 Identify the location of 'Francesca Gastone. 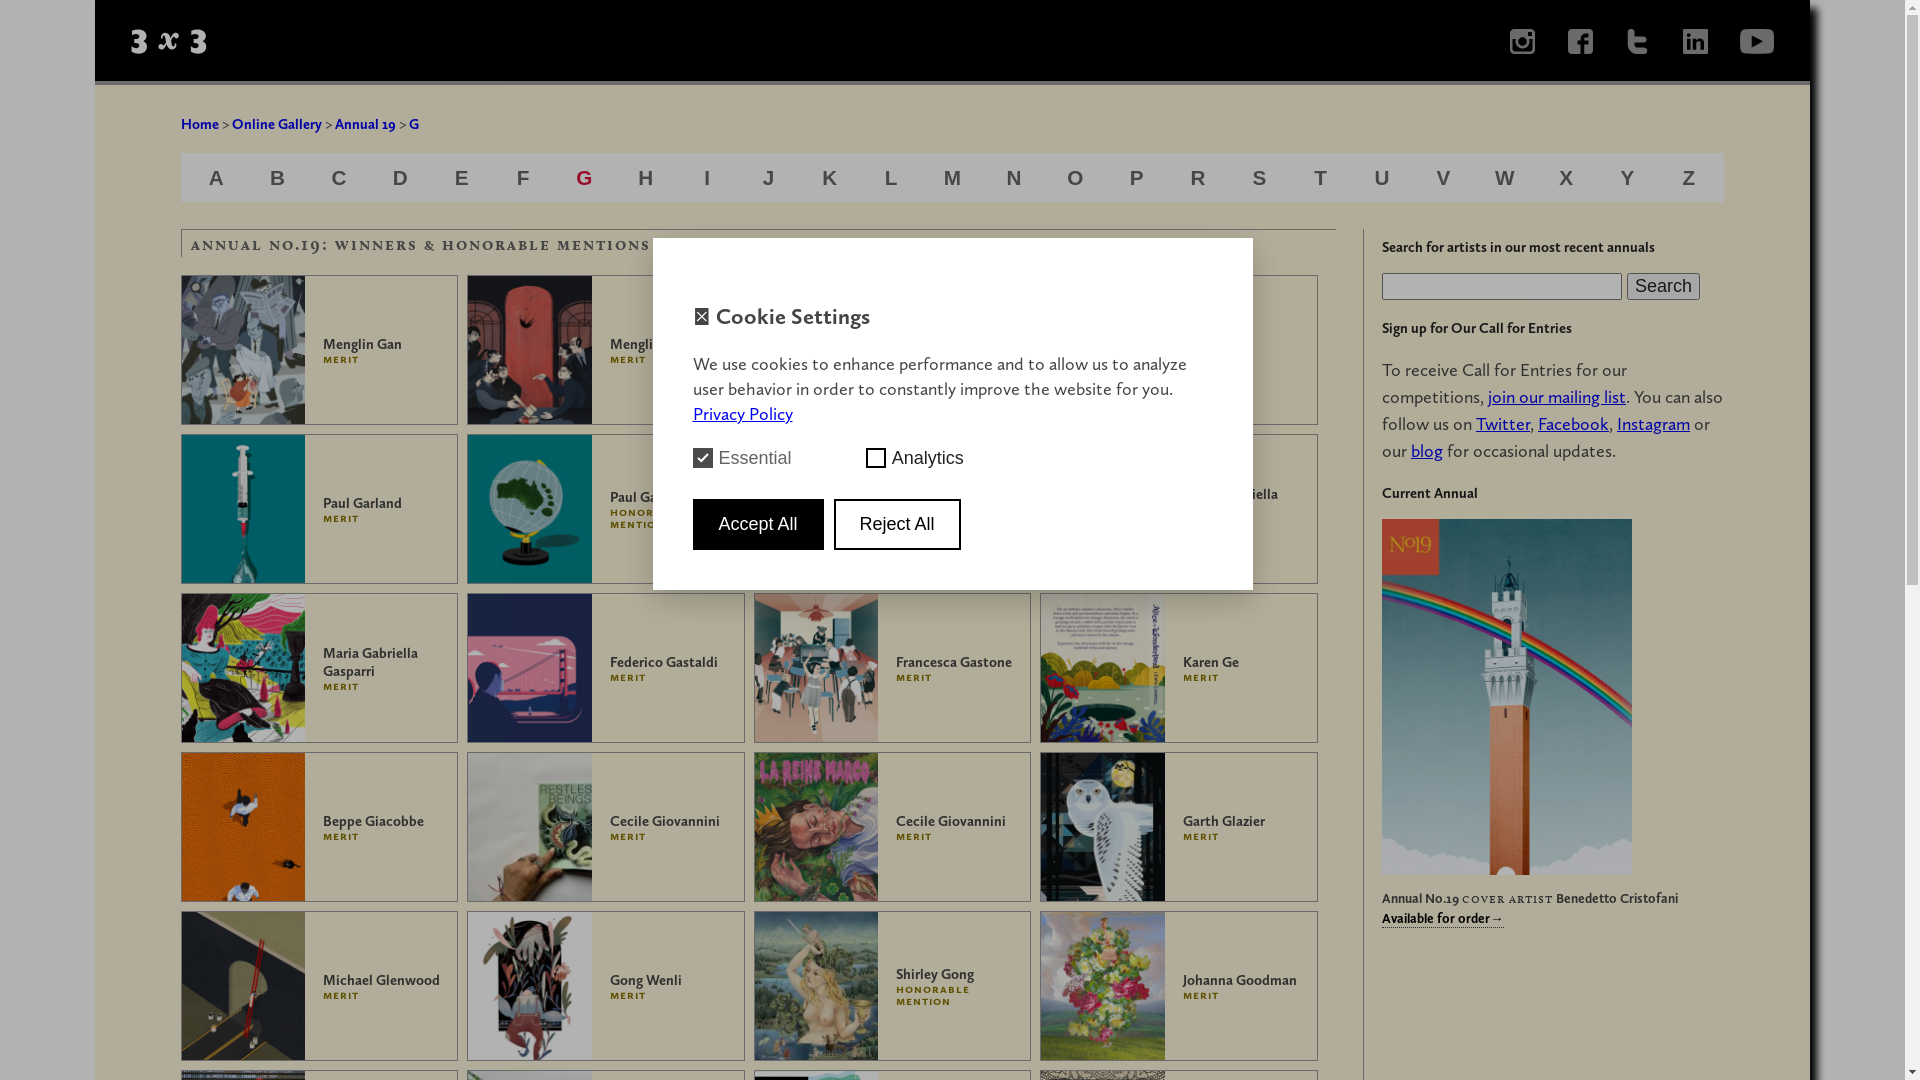
(891, 667).